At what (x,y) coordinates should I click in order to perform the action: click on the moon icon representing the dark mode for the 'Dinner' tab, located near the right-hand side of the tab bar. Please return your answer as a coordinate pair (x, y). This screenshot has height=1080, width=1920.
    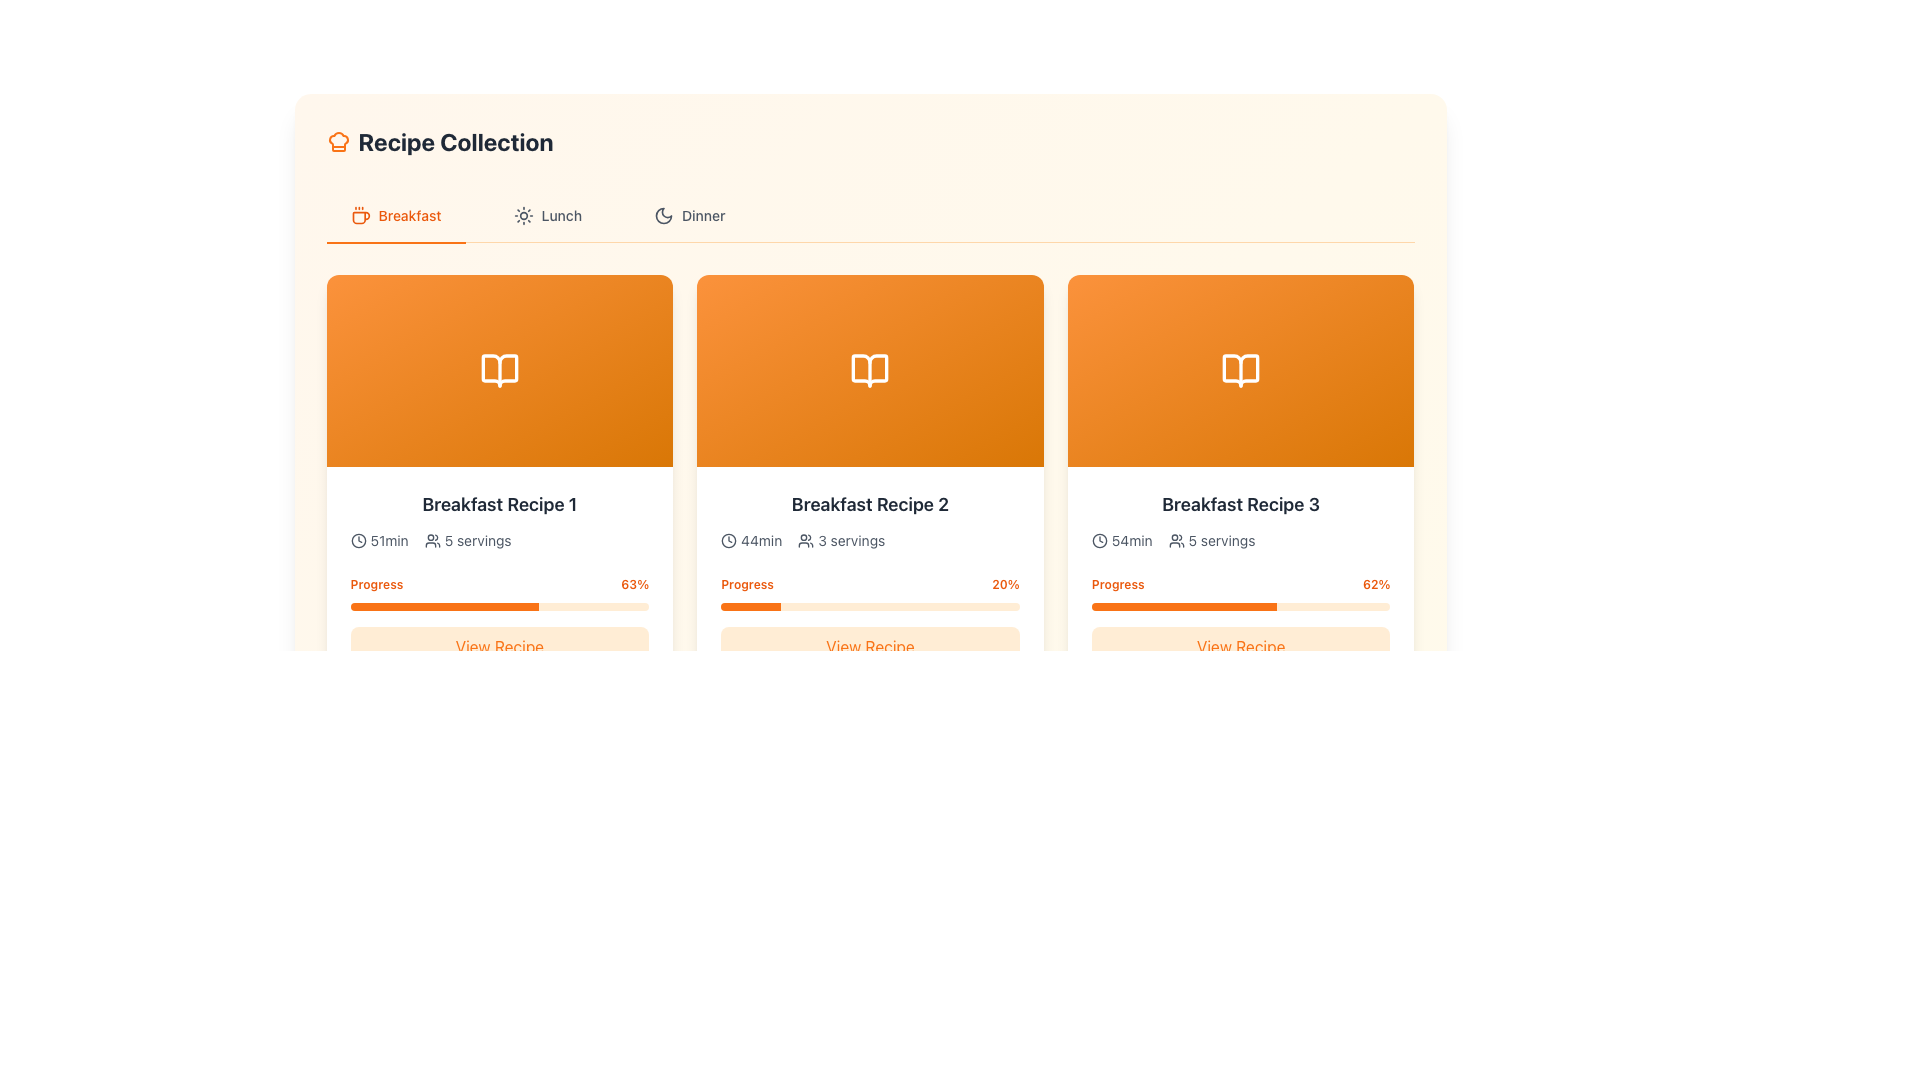
    Looking at the image, I should click on (663, 216).